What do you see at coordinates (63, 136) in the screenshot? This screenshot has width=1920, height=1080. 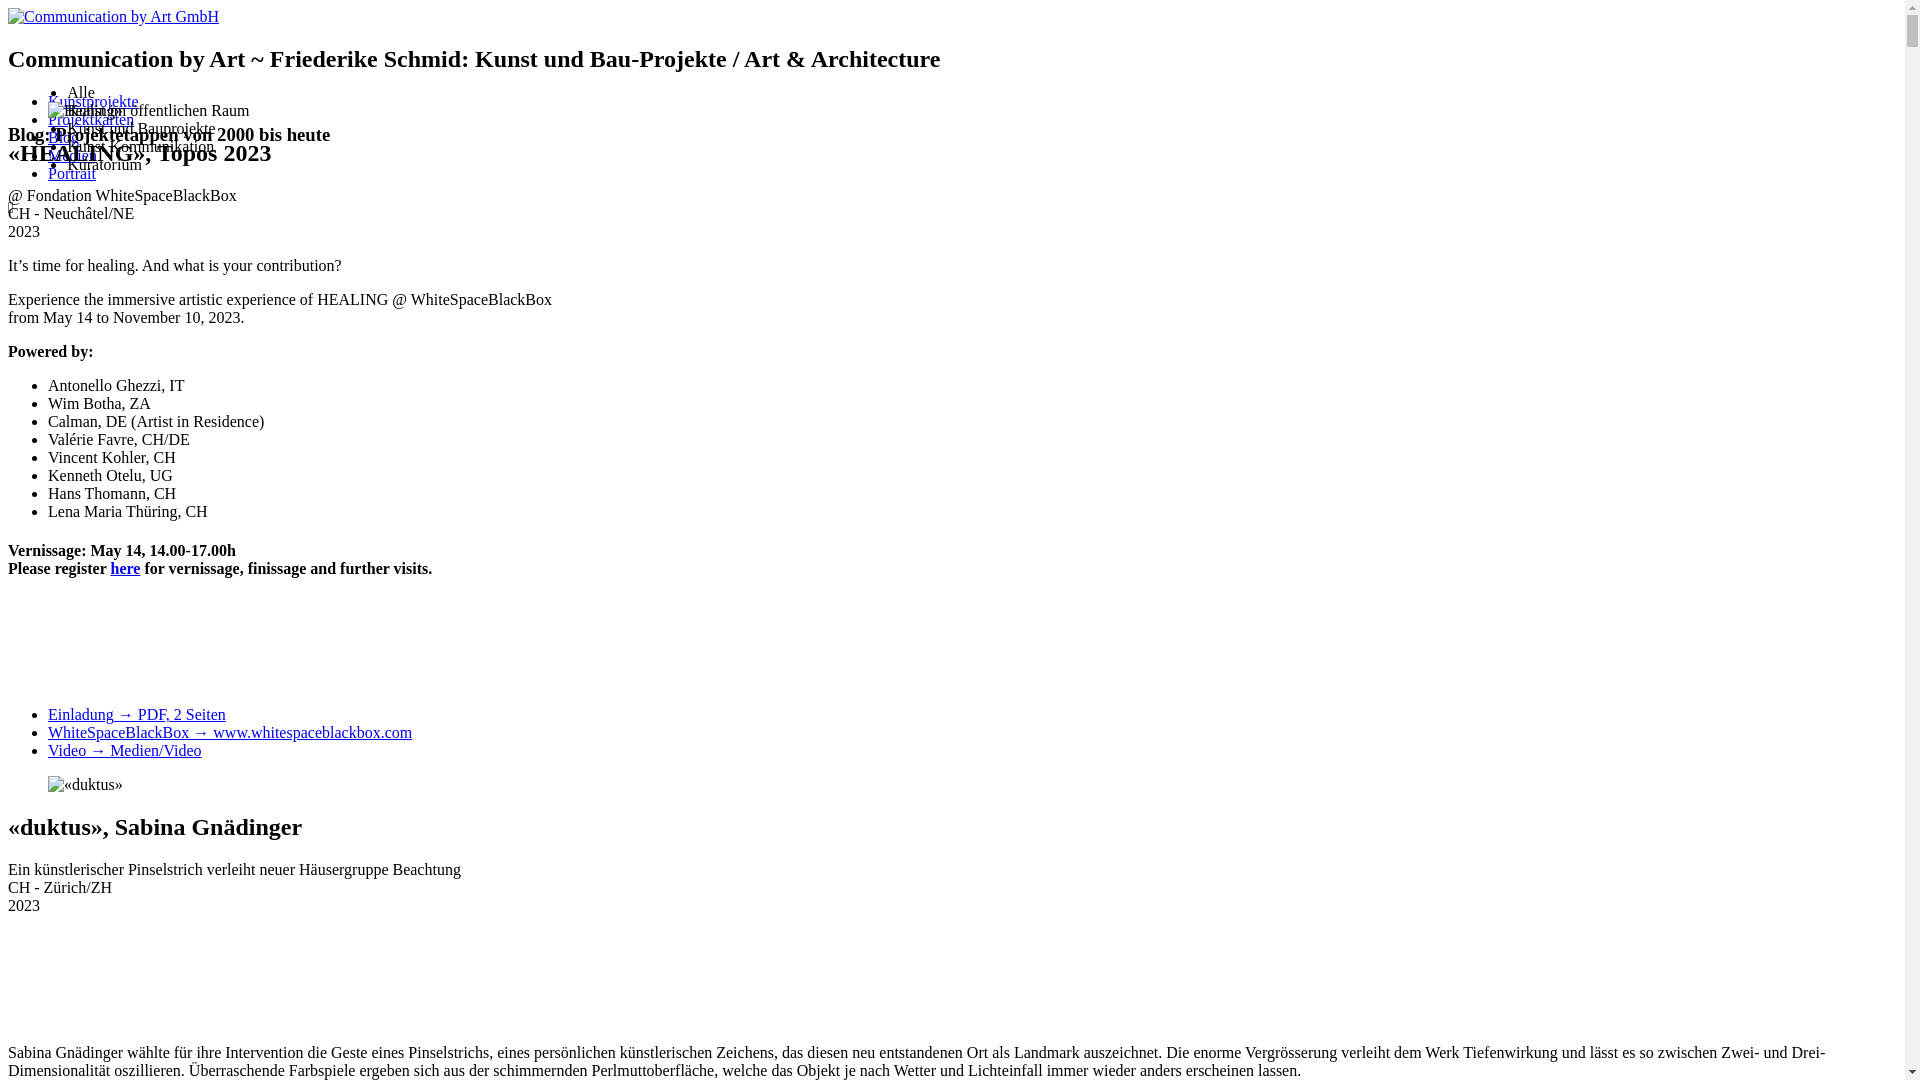 I see `'Blog'` at bounding box center [63, 136].